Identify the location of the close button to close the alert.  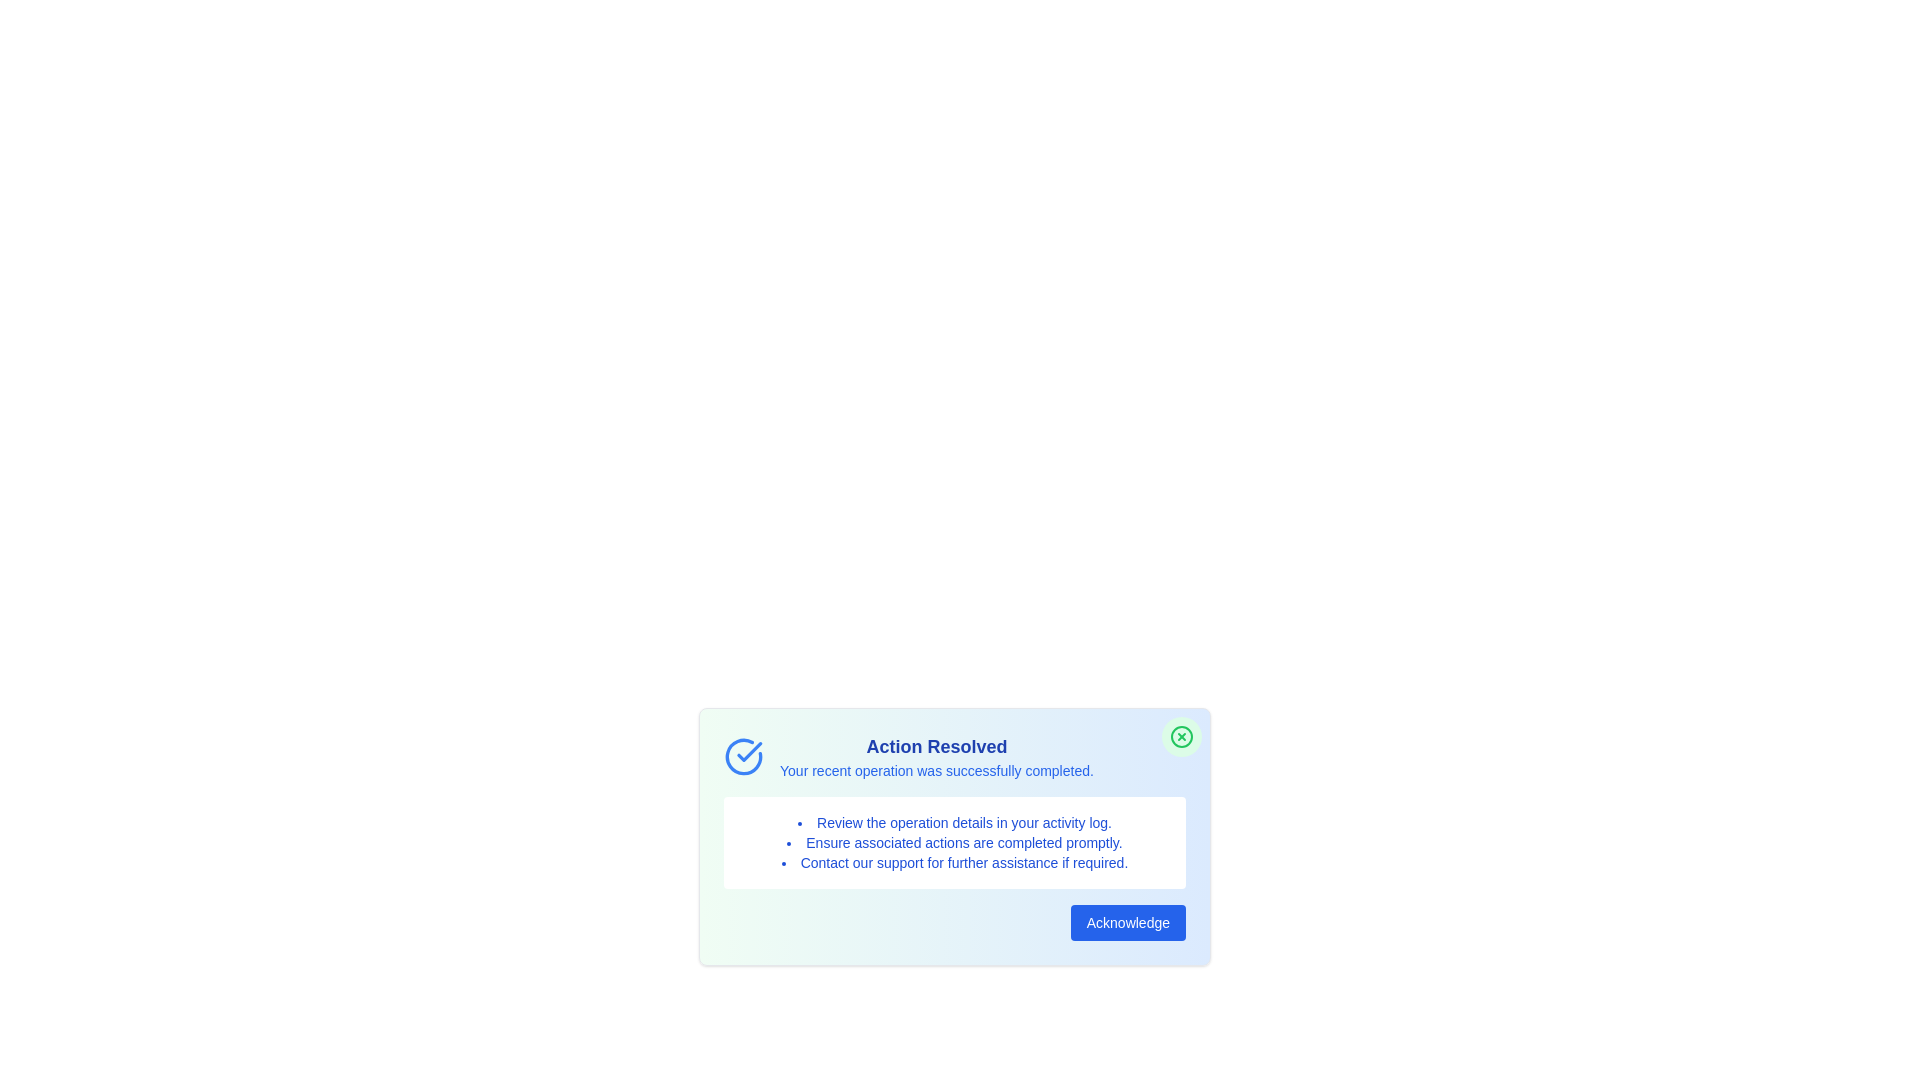
(1181, 736).